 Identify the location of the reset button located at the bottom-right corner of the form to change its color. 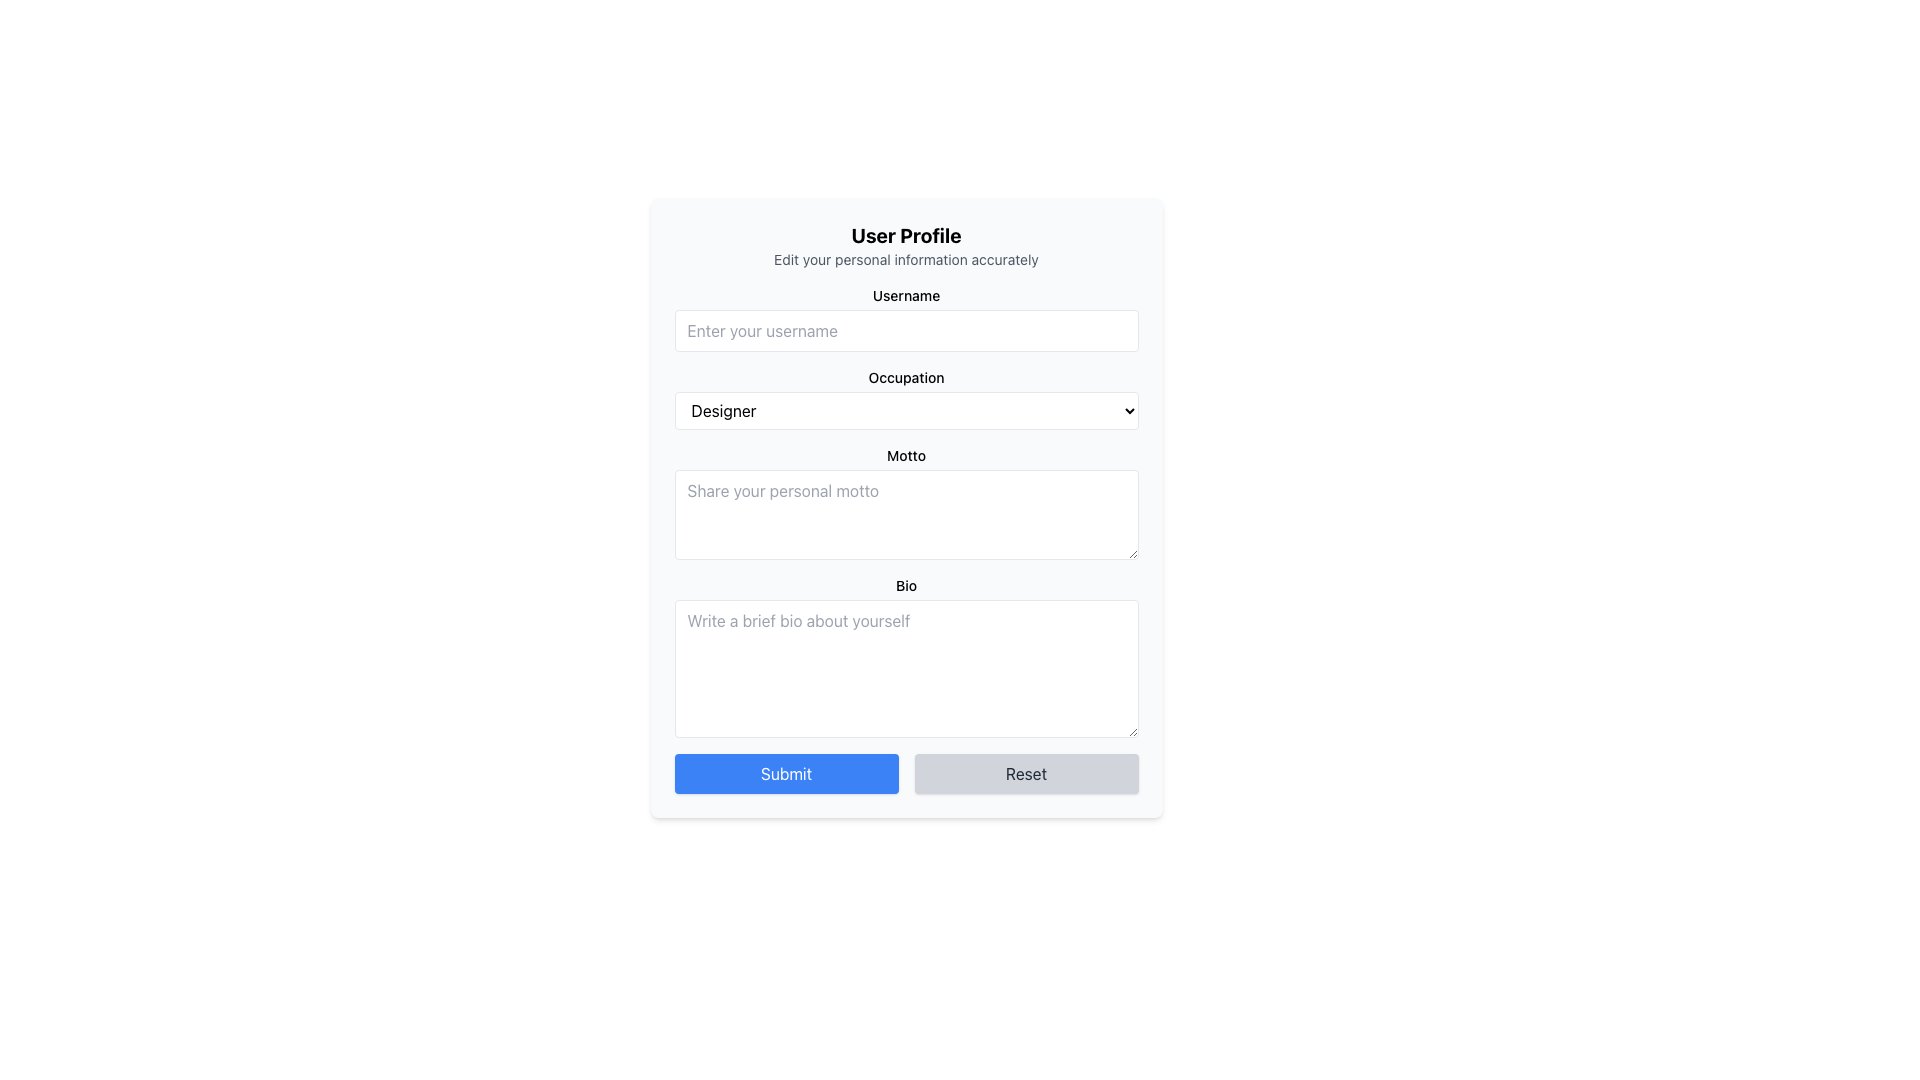
(1026, 773).